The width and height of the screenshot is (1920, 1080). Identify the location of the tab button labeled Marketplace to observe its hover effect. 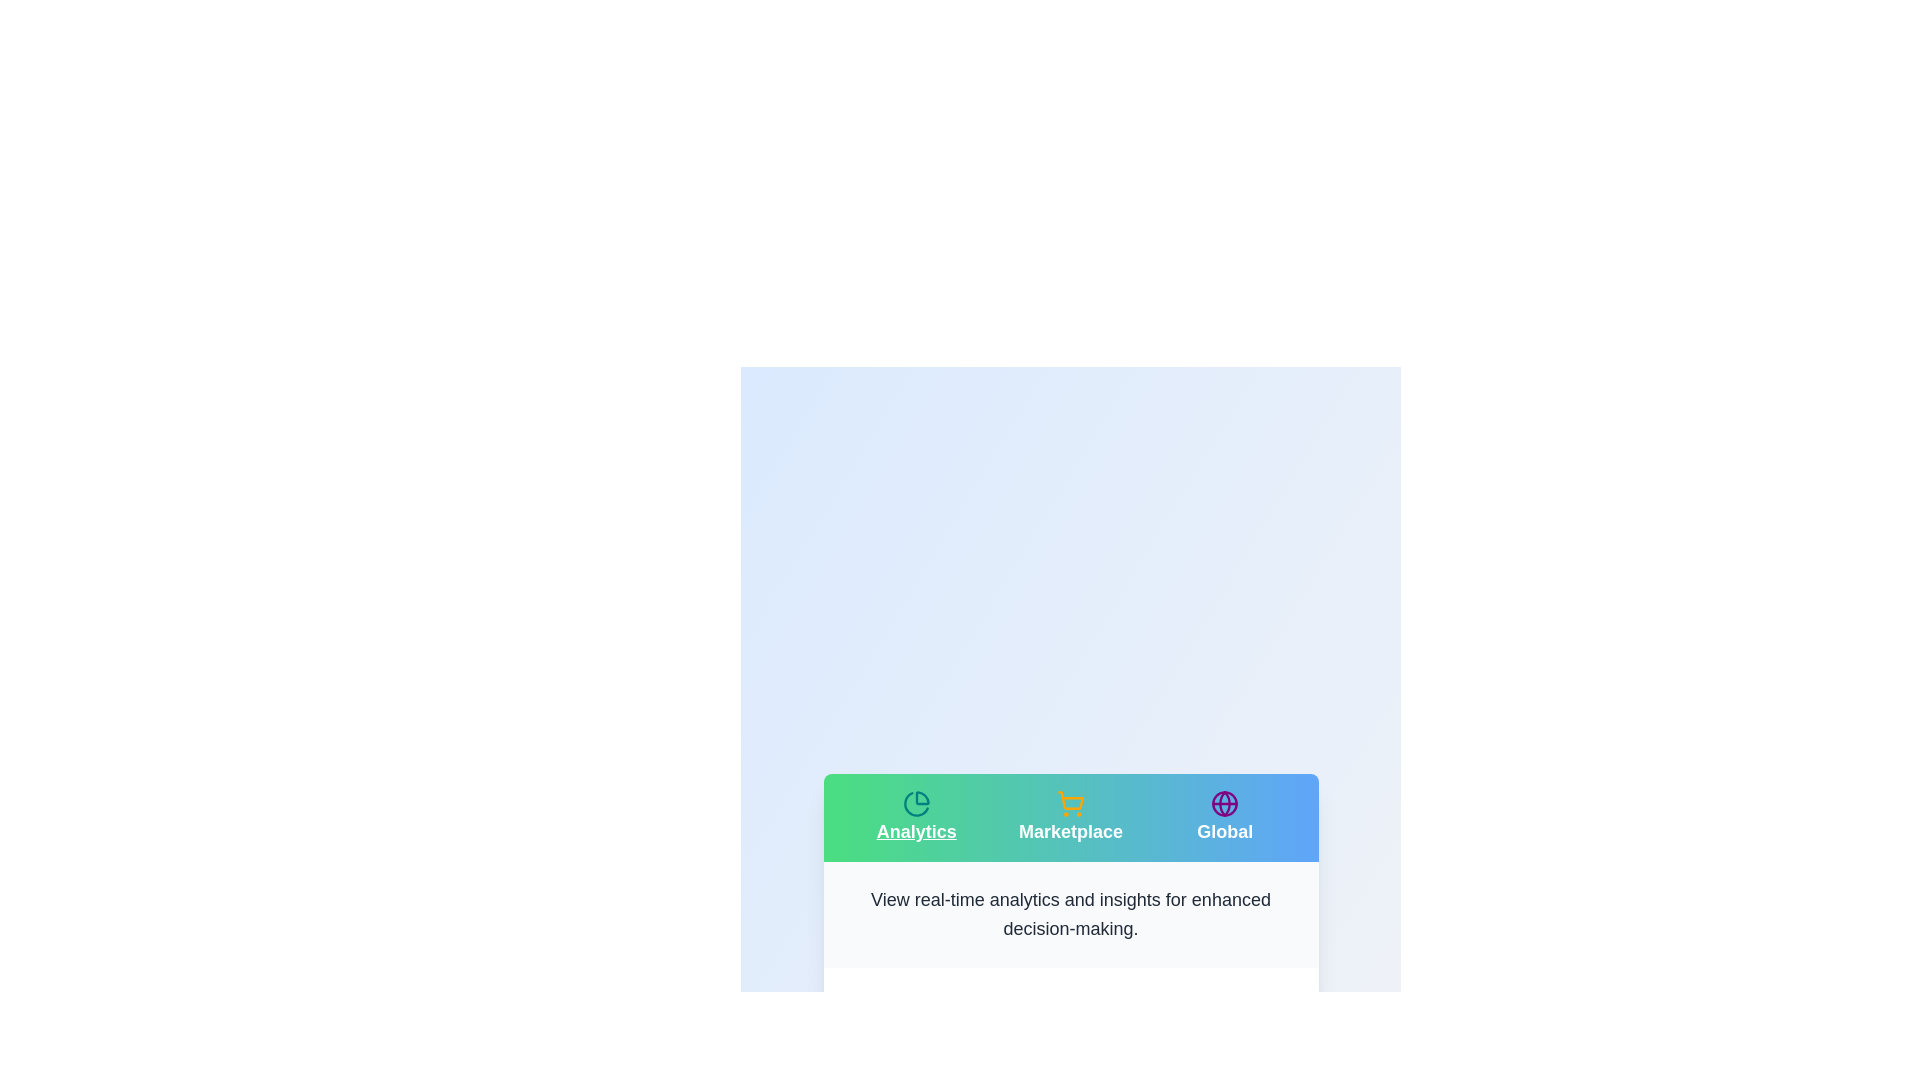
(1069, 817).